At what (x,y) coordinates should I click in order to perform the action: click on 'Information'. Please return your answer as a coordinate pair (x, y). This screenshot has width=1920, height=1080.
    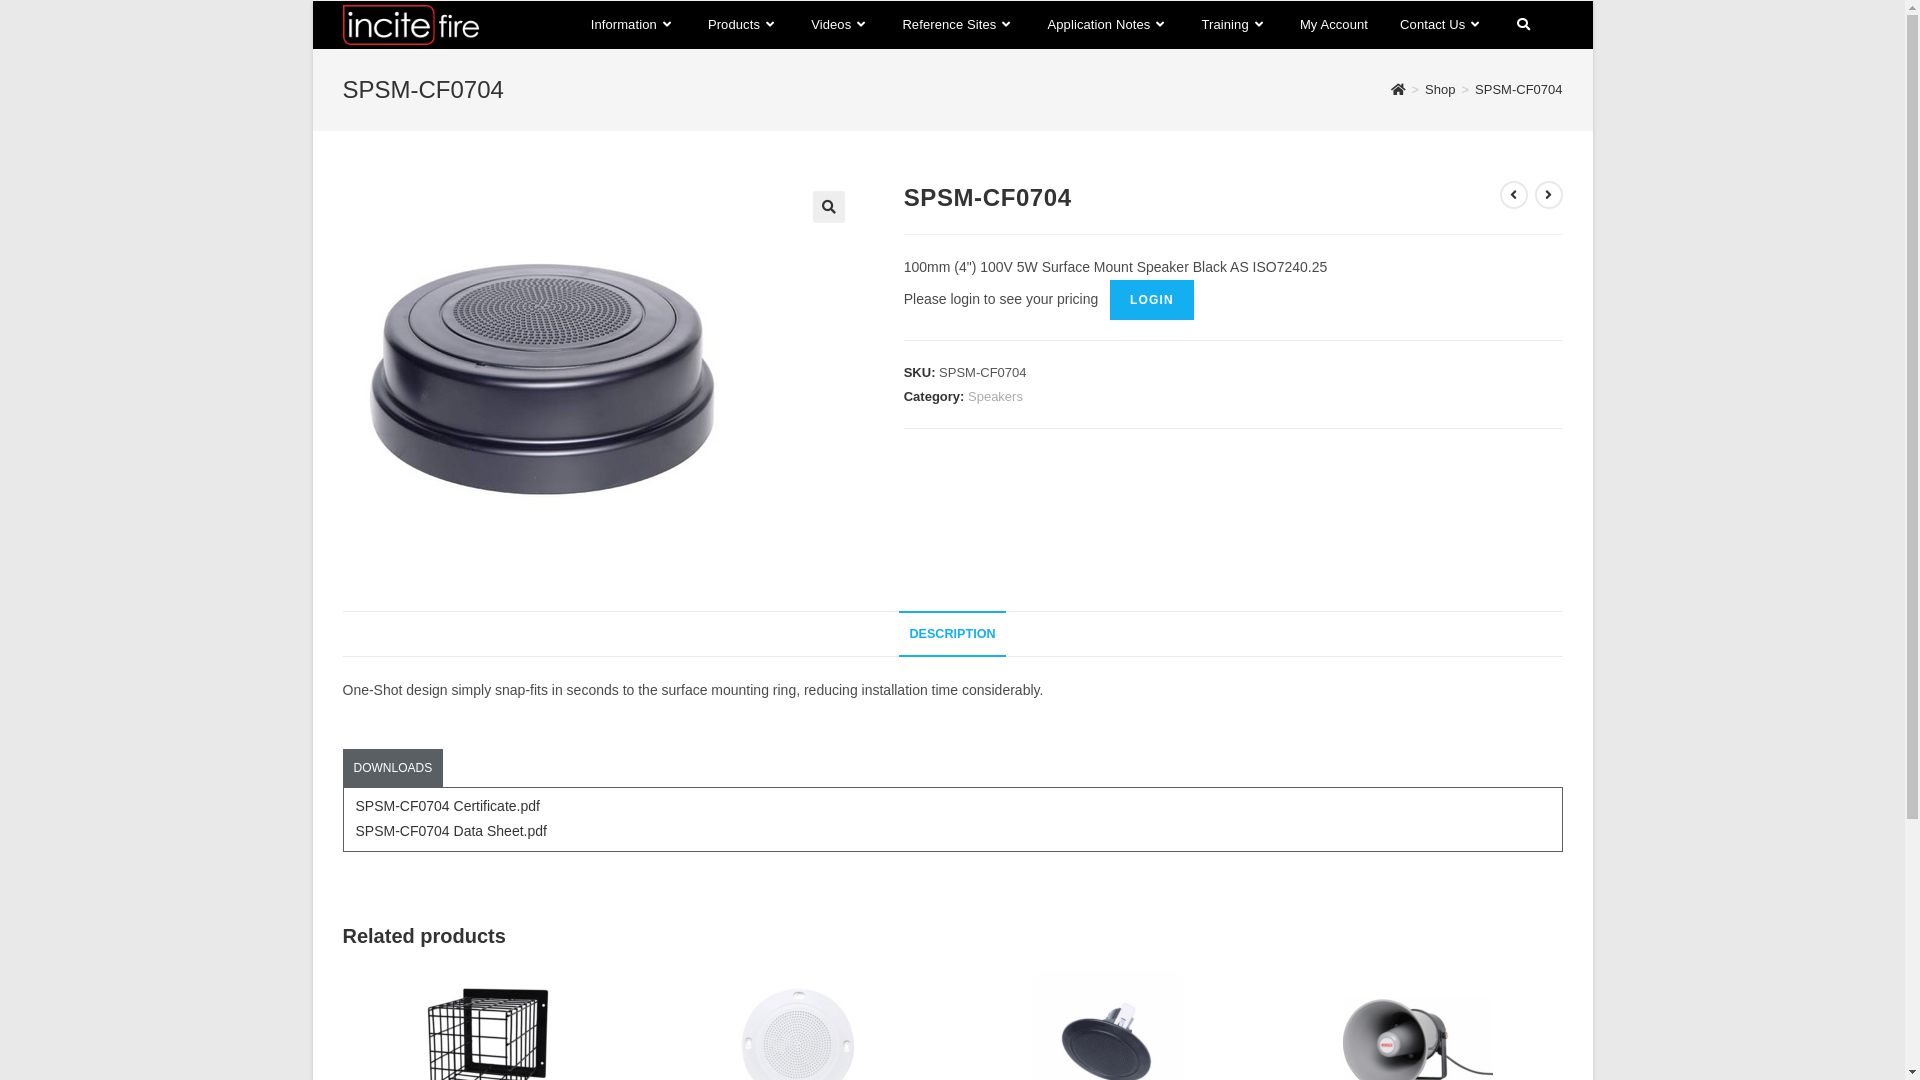
    Looking at the image, I should click on (574, 24).